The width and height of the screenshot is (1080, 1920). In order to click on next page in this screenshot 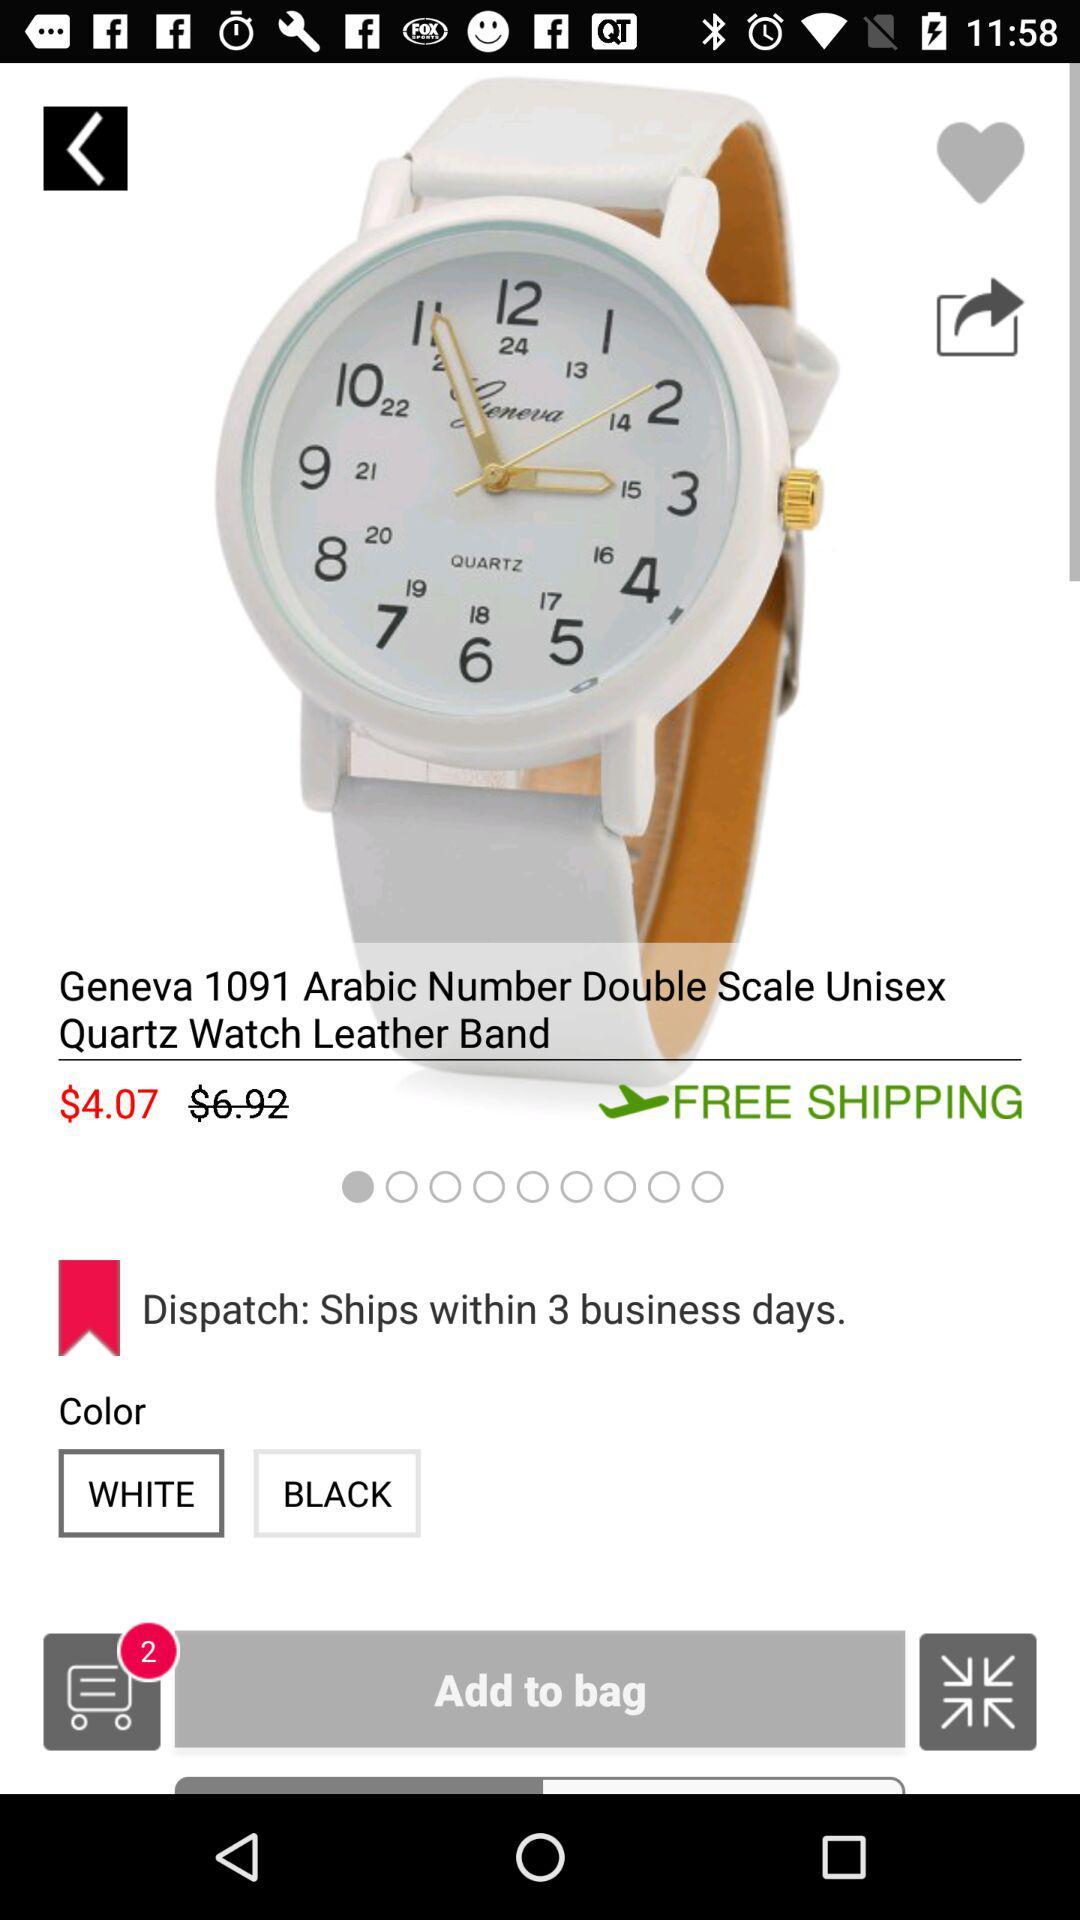, I will do `click(979, 316)`.